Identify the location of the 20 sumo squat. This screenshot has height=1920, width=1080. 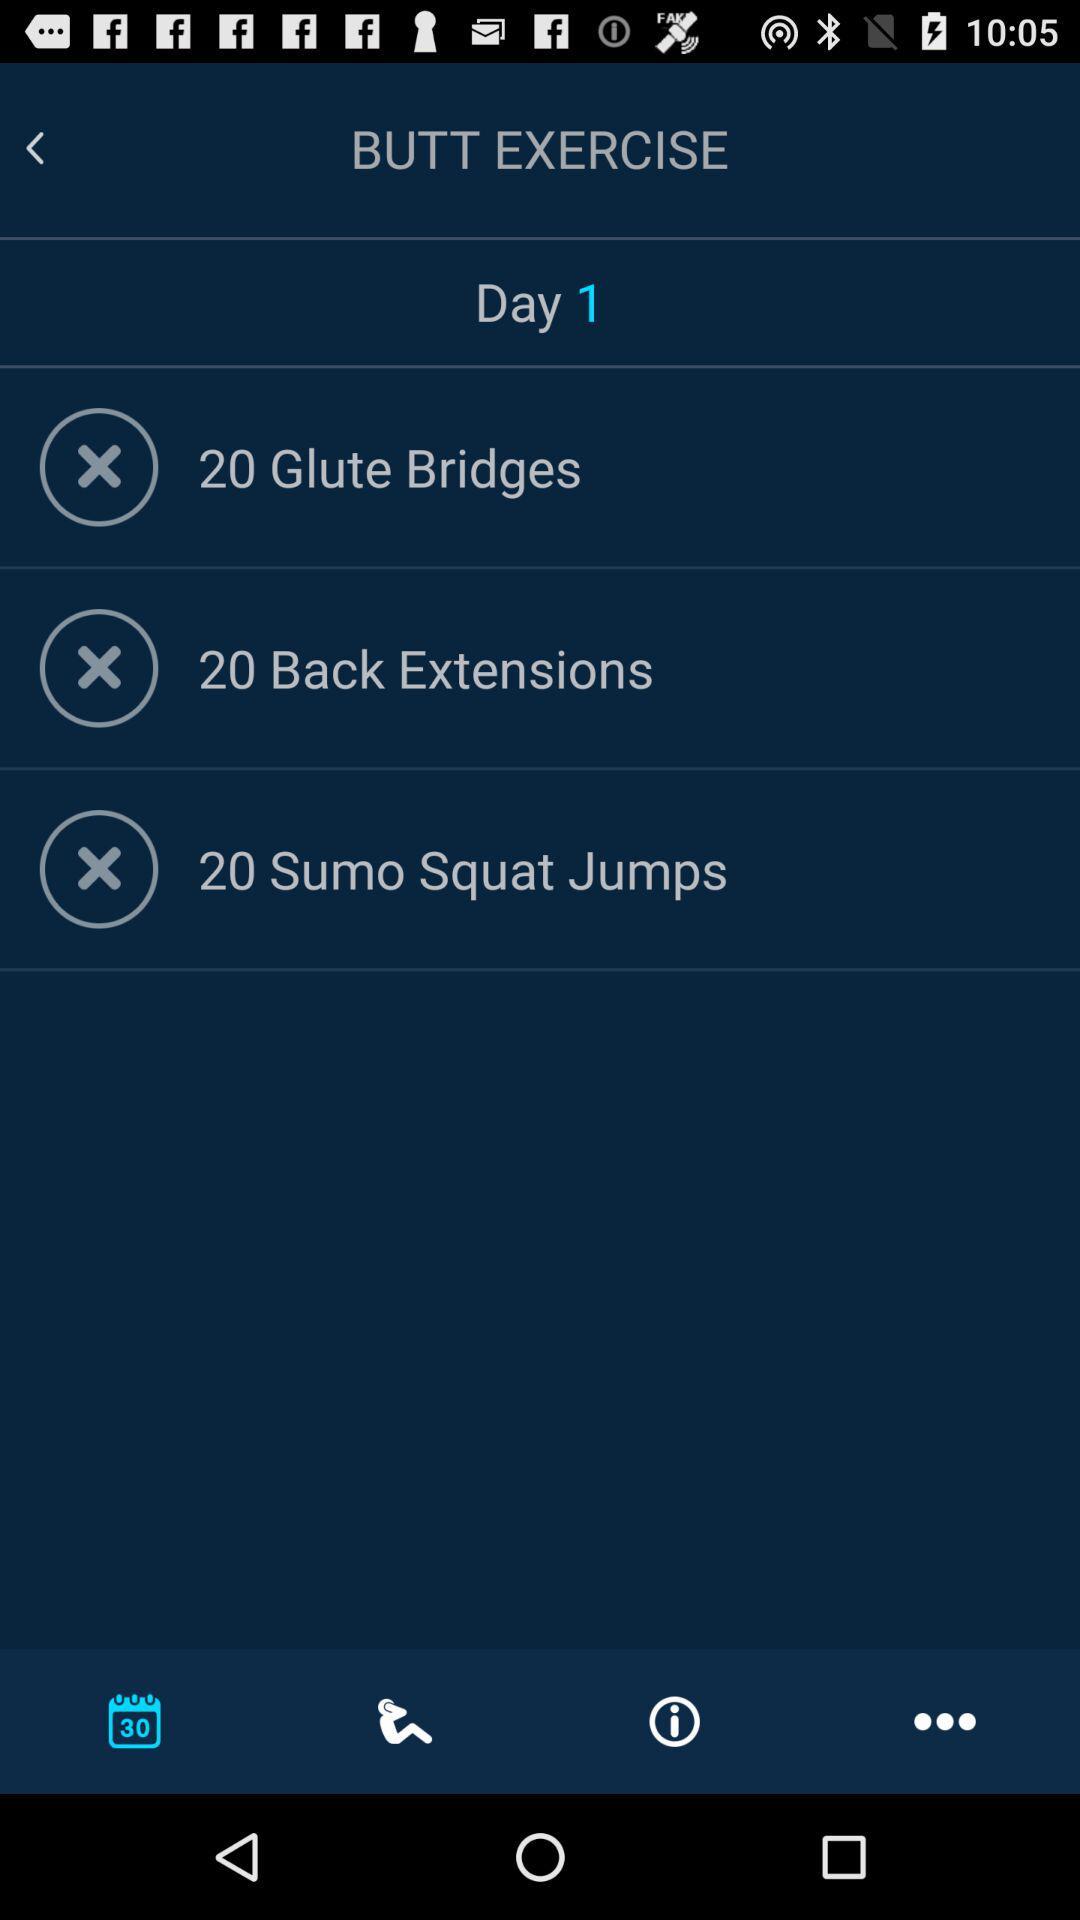
(618, 868).